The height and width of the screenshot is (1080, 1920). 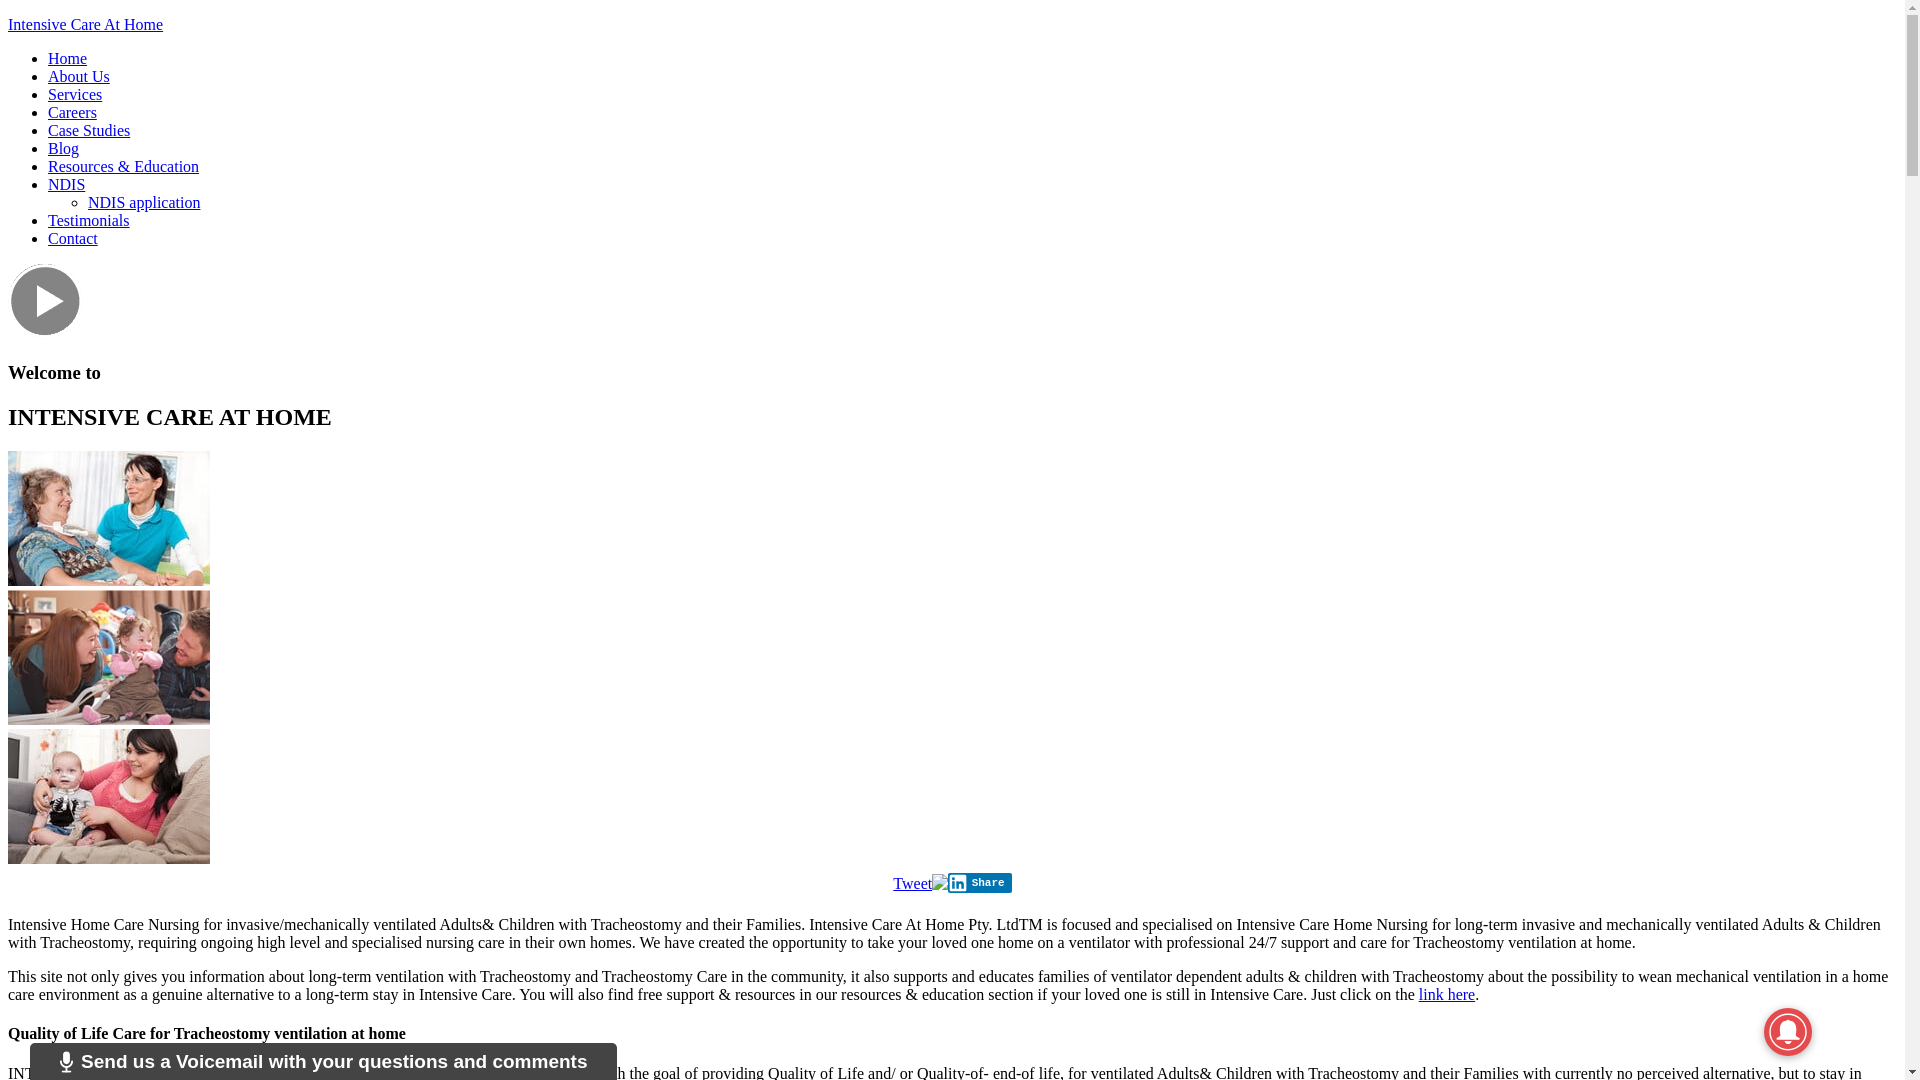 What do you see at coordinates (122, 165) in the screenshot?
I see `'Resources & Education'` at bounding box center [122, 165].